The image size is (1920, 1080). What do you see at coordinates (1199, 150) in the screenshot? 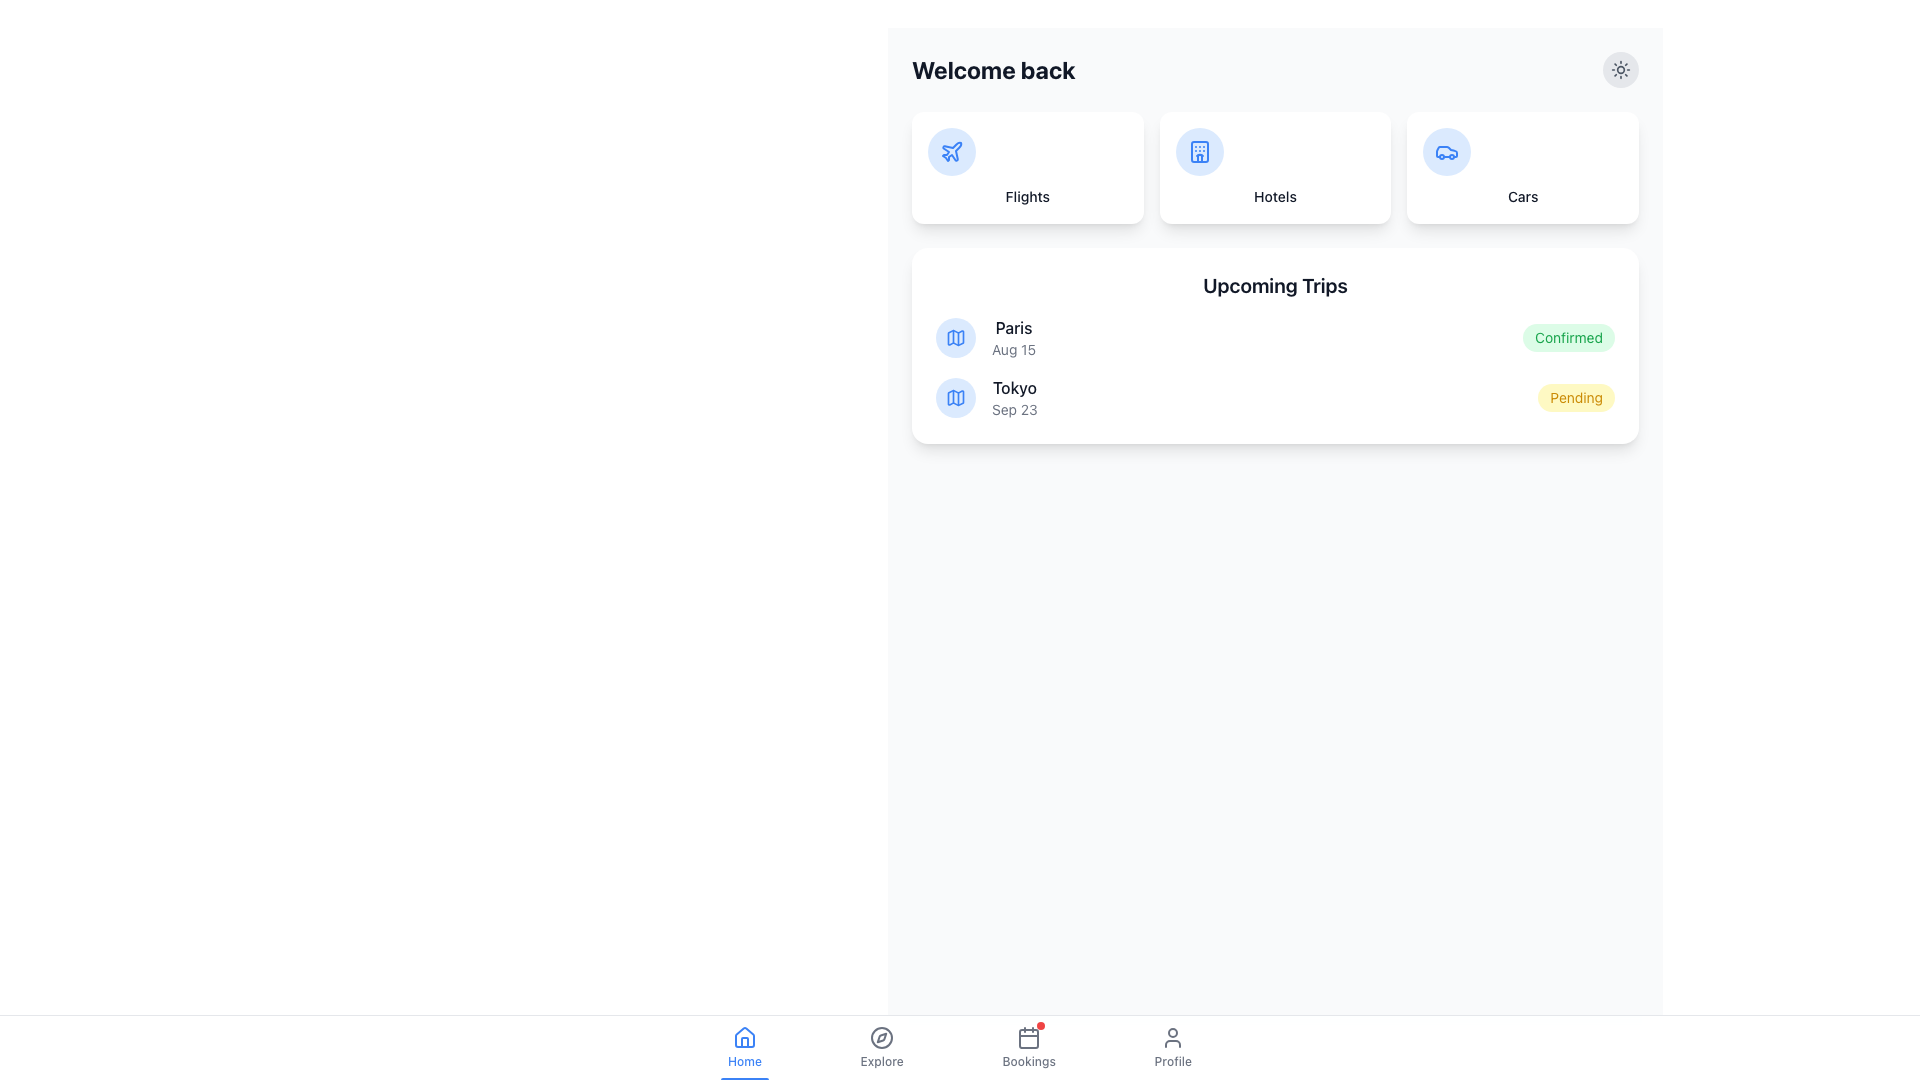
I see `the blue building icon within the 'Hotels' card, which is the second card under the 'Welcome back' heading` at bounding box center [1199, 150].